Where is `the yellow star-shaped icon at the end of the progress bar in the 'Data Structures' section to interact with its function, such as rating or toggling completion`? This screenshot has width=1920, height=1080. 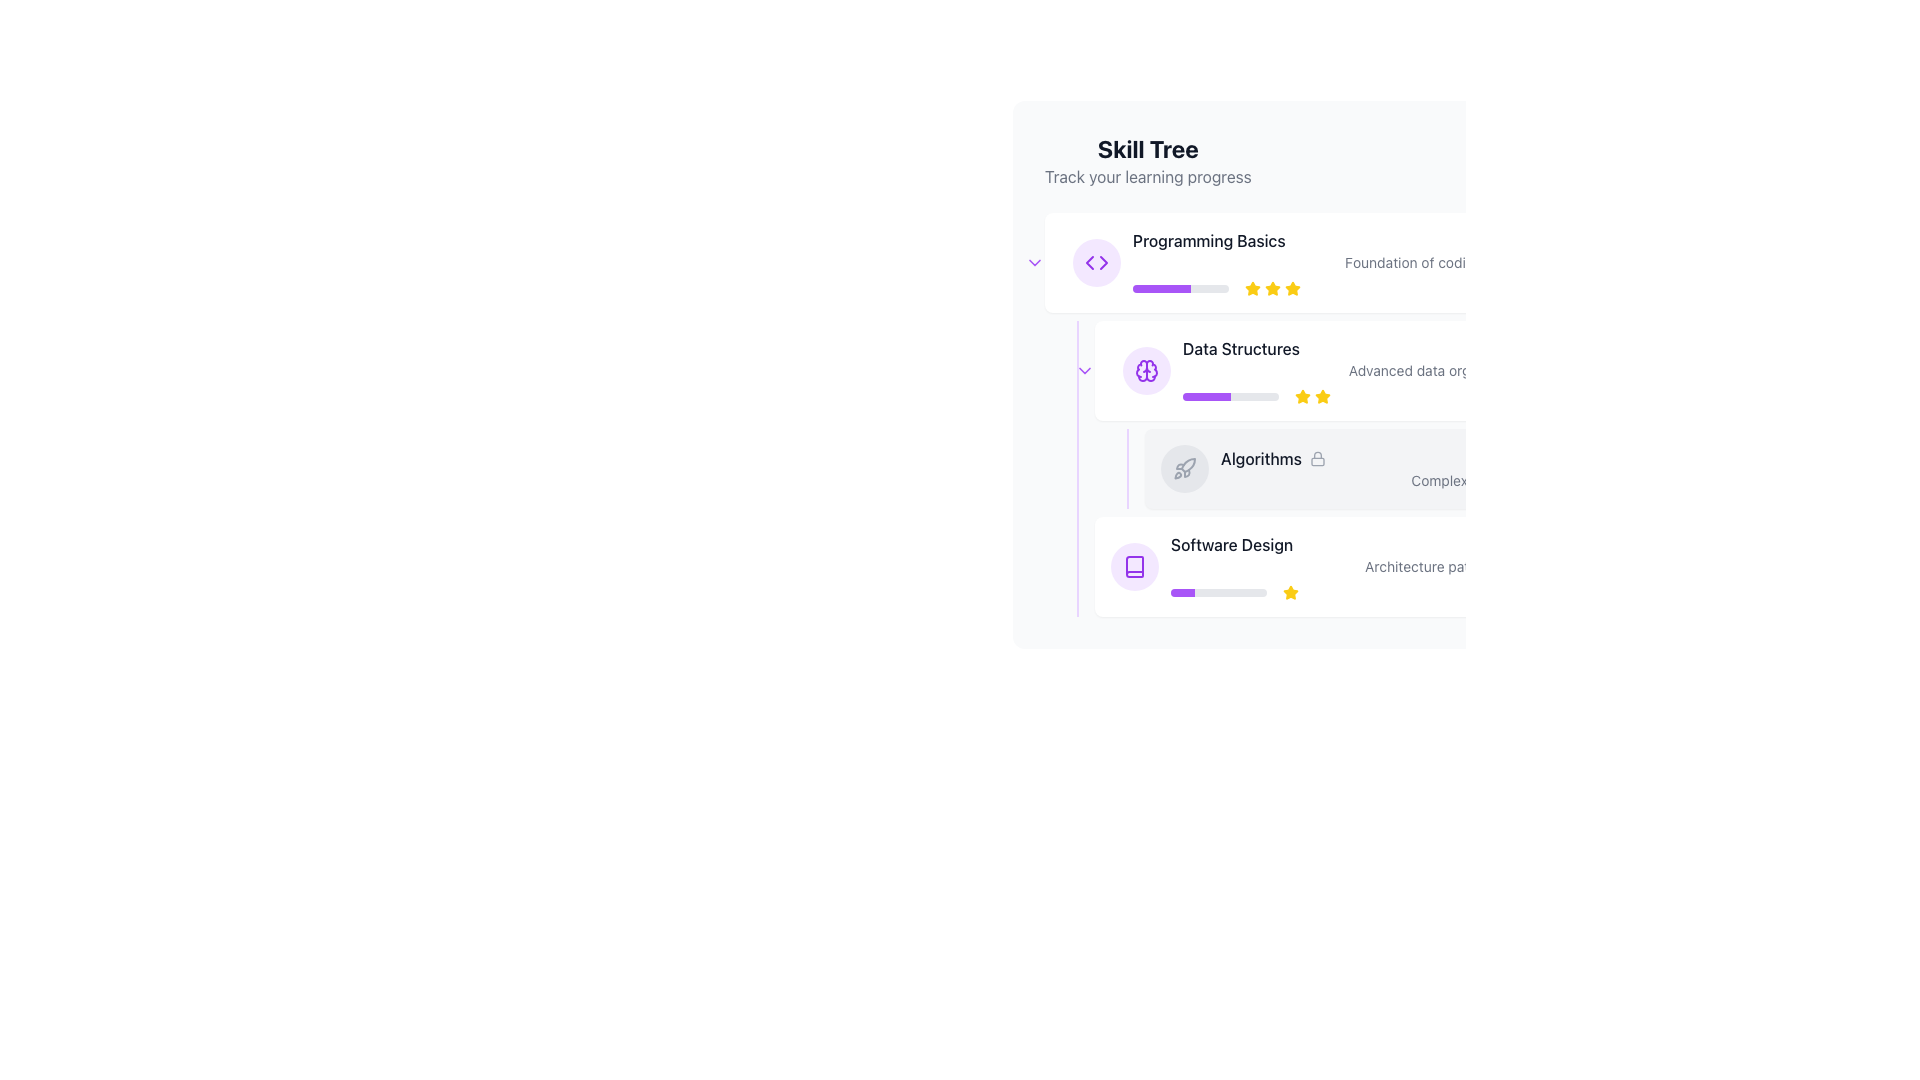
the yellow star-shaped icon at the end of the progress bar in the 'Data Structures' section to interact with its function, such as rating or toggling completion is located at coordinates (1302, 396).